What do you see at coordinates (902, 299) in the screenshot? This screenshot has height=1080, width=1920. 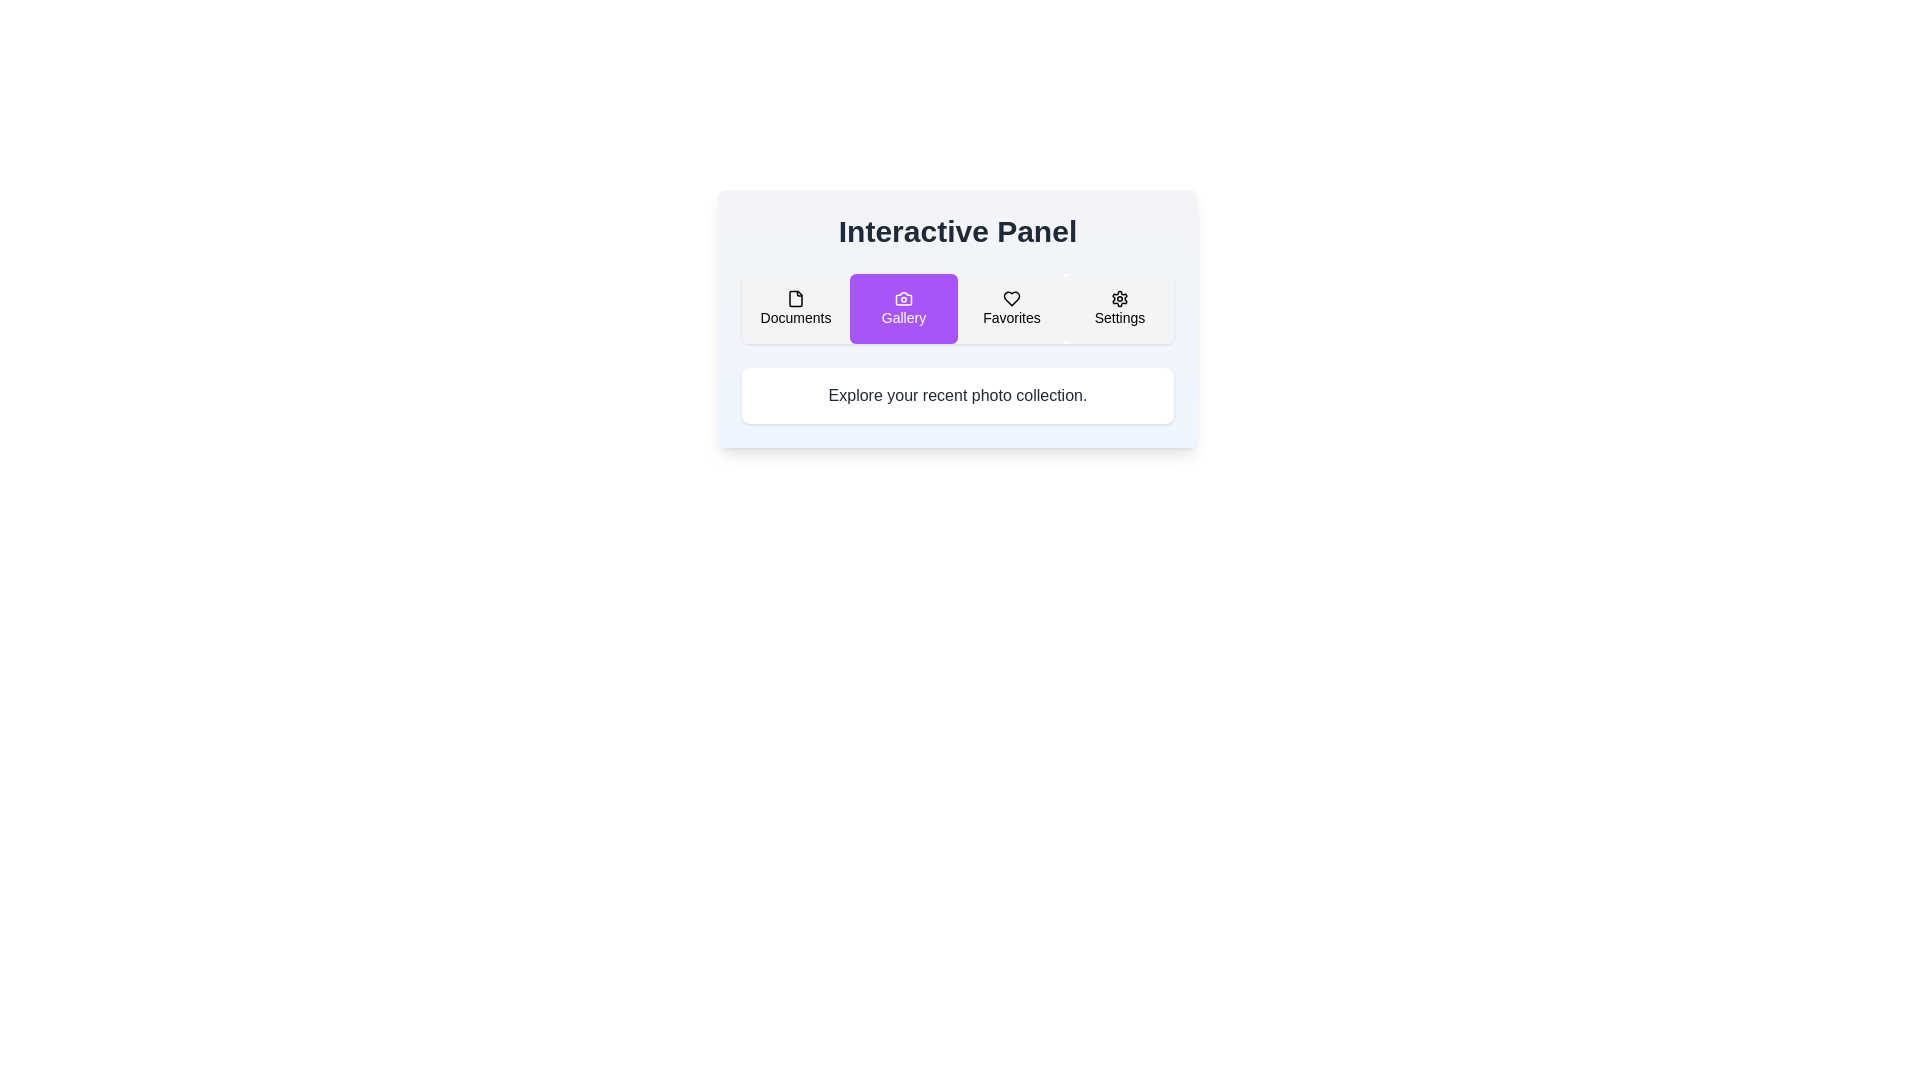 I see `the 'Gallery' button, which is the second button in a horizontal group of four buttons, visually representing a gallery or photo-related feature` at bounding box center [902, 299].